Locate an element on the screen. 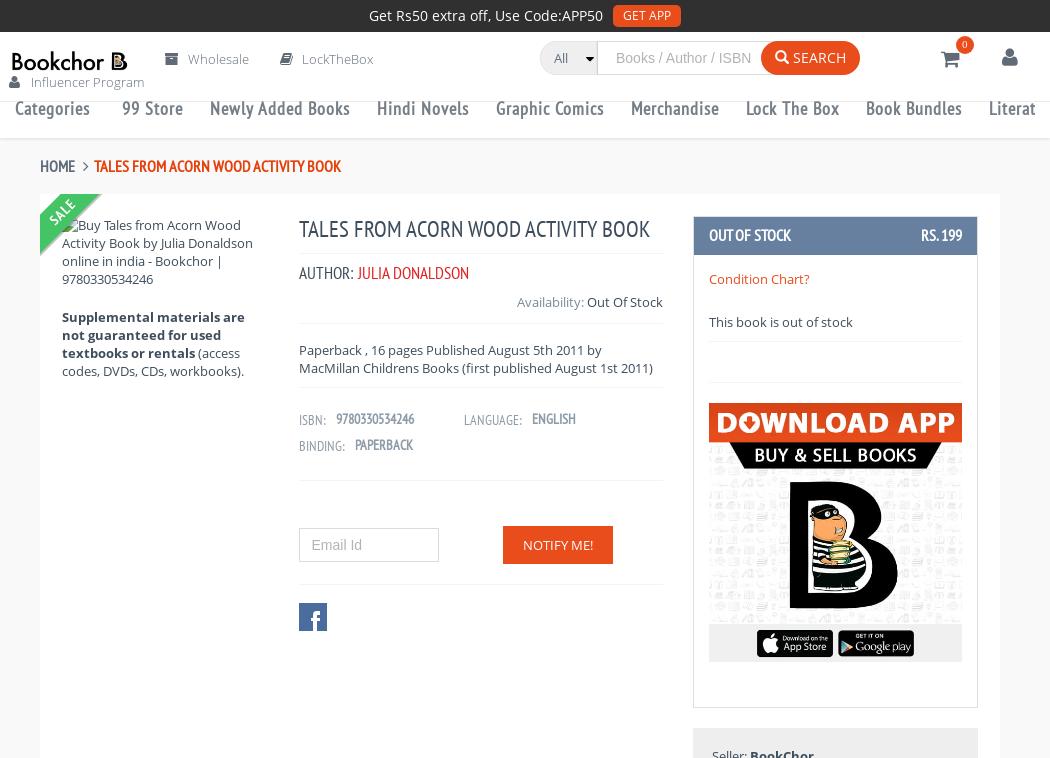 The width and height of the screenshot is (1050, 758). 'Condition Chart?' is located at coordinates (758, 279).